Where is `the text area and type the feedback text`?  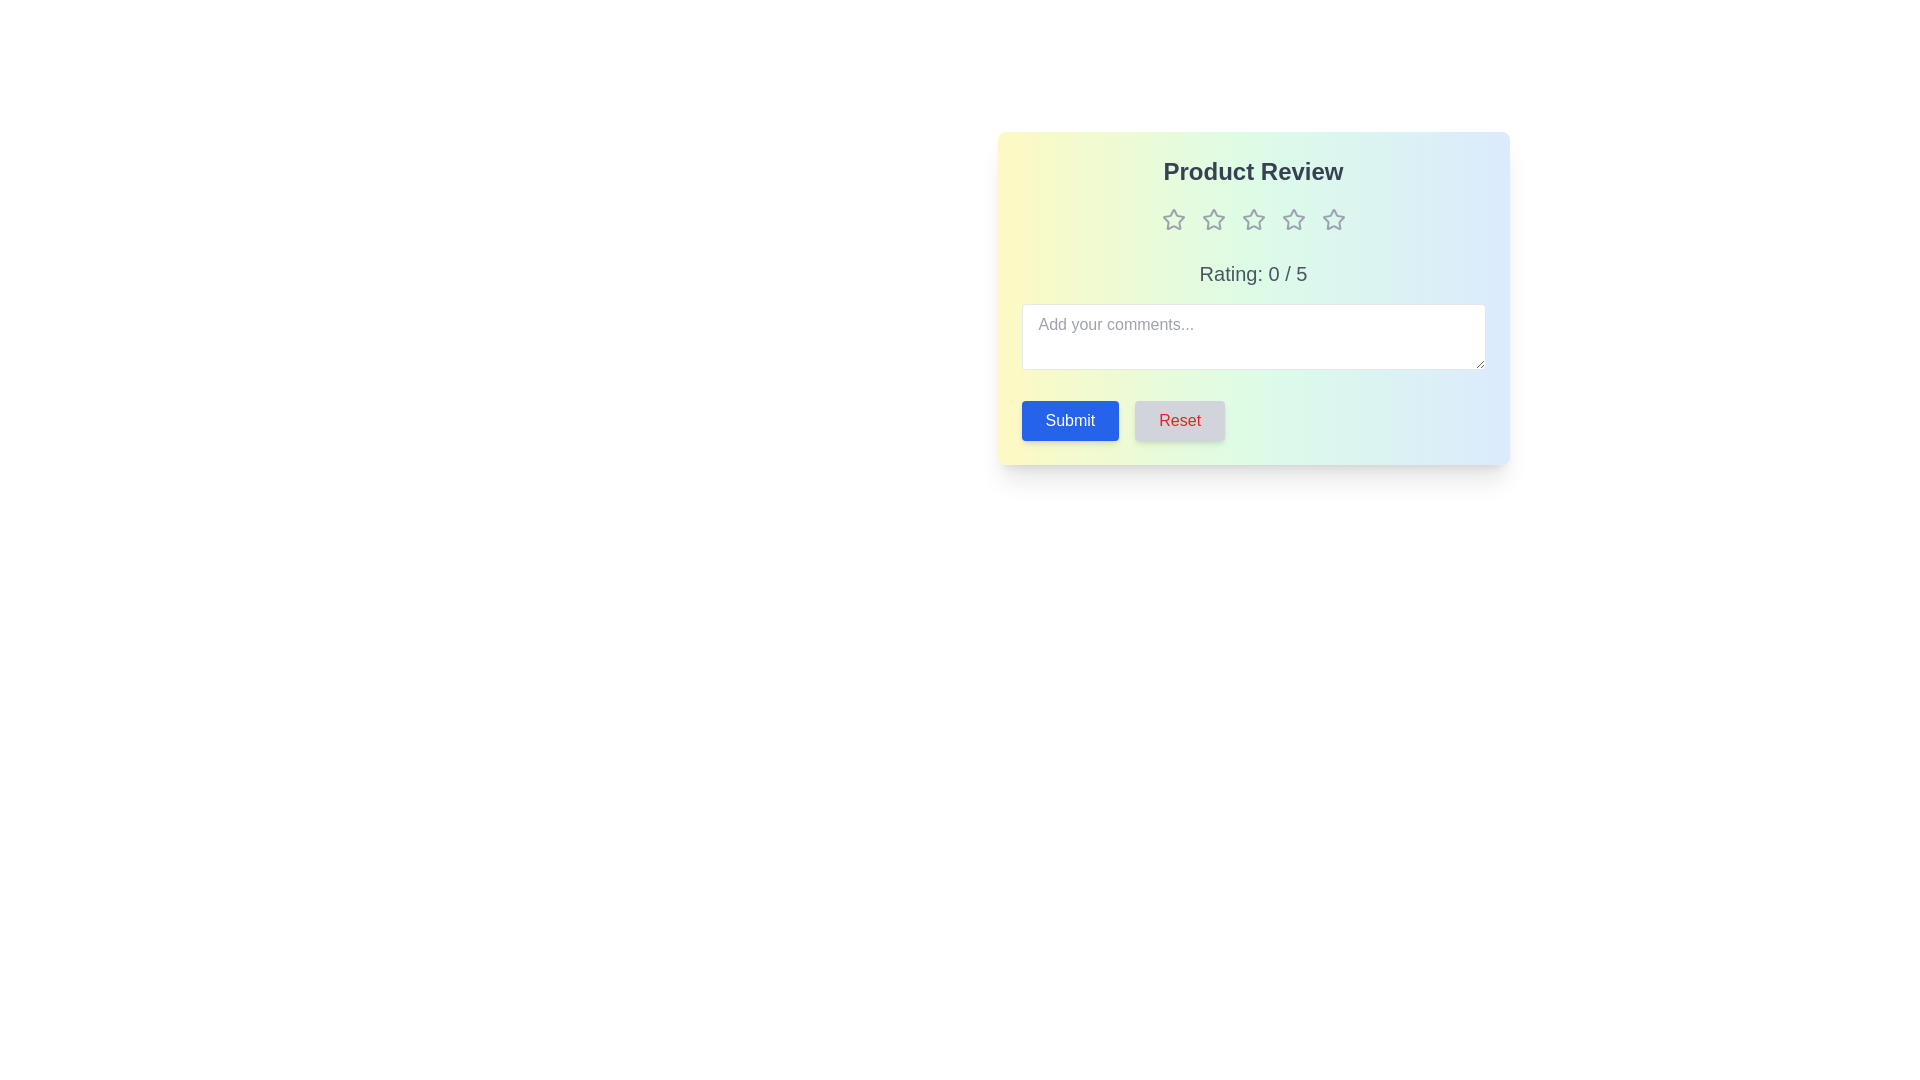 the text area and type the feedback text is located at coordinates (1252, 335).